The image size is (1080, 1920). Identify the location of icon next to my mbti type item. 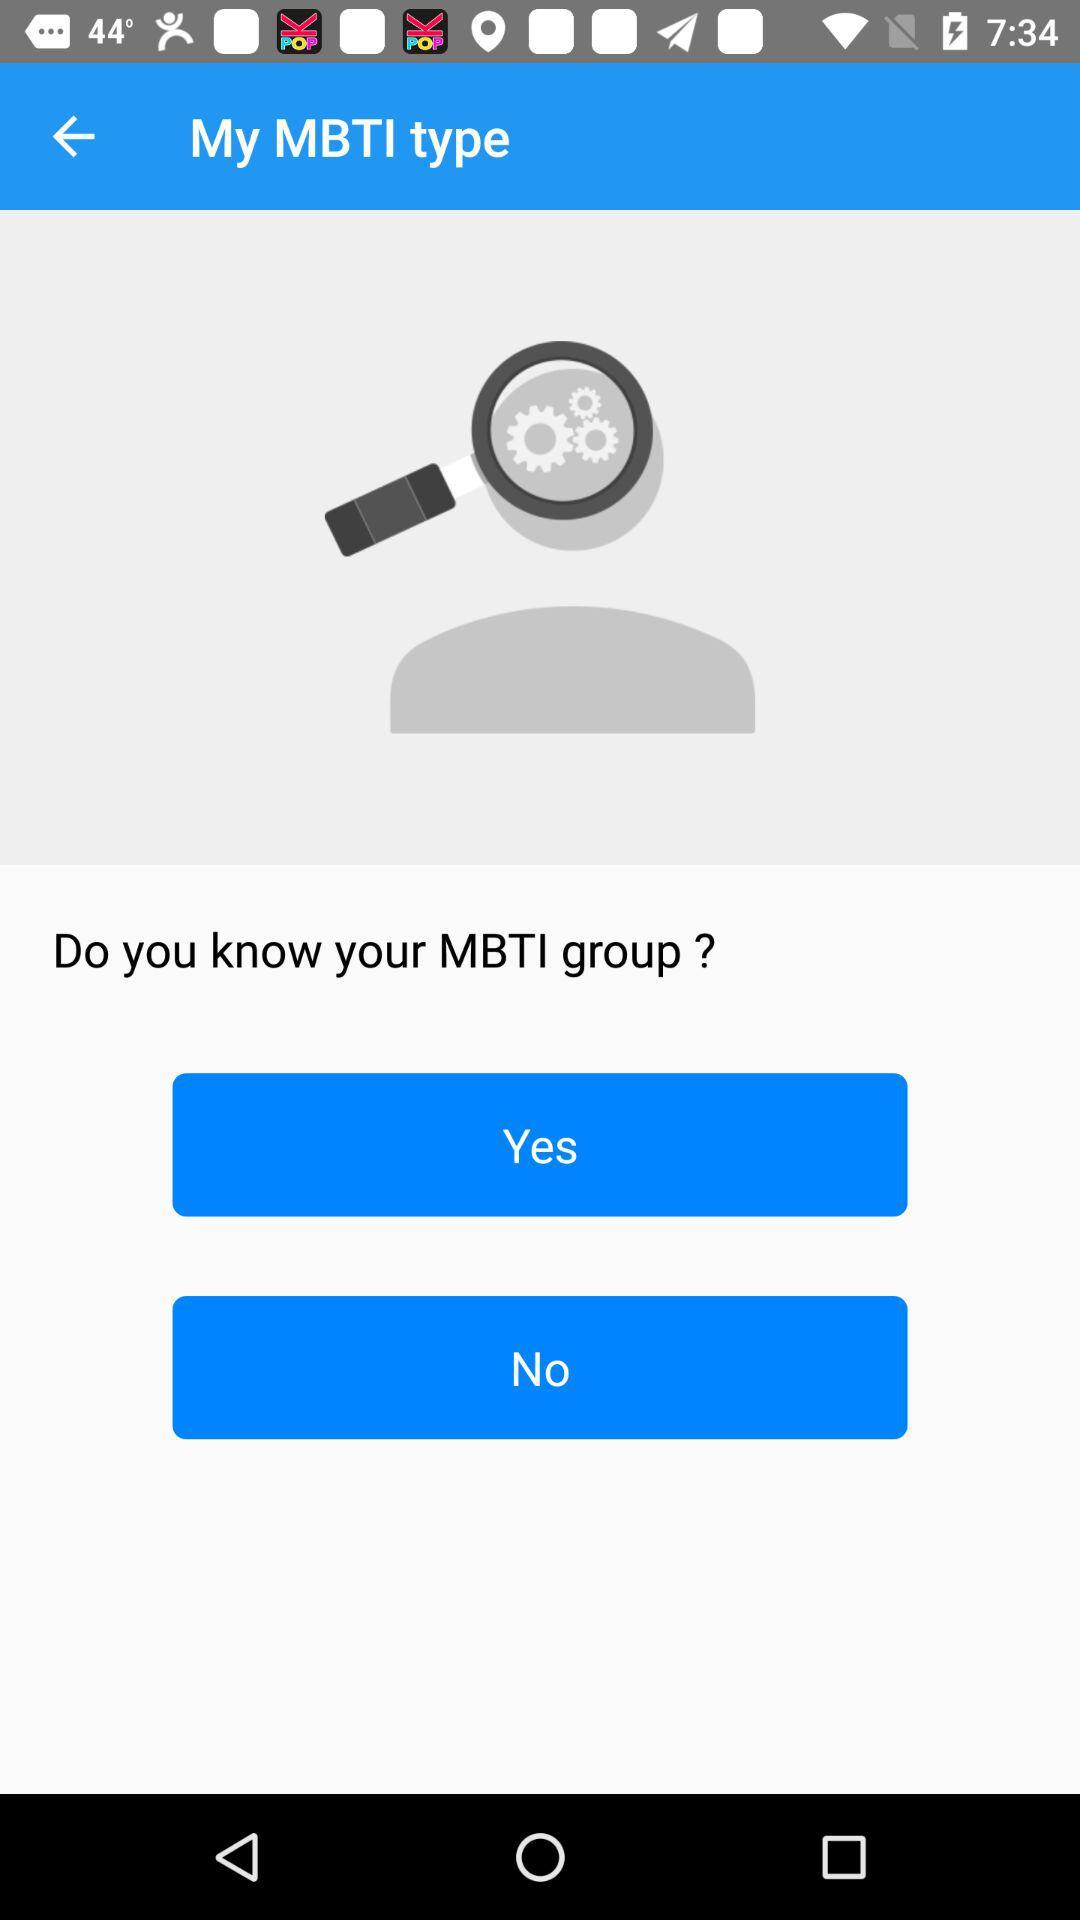
(72, 135).